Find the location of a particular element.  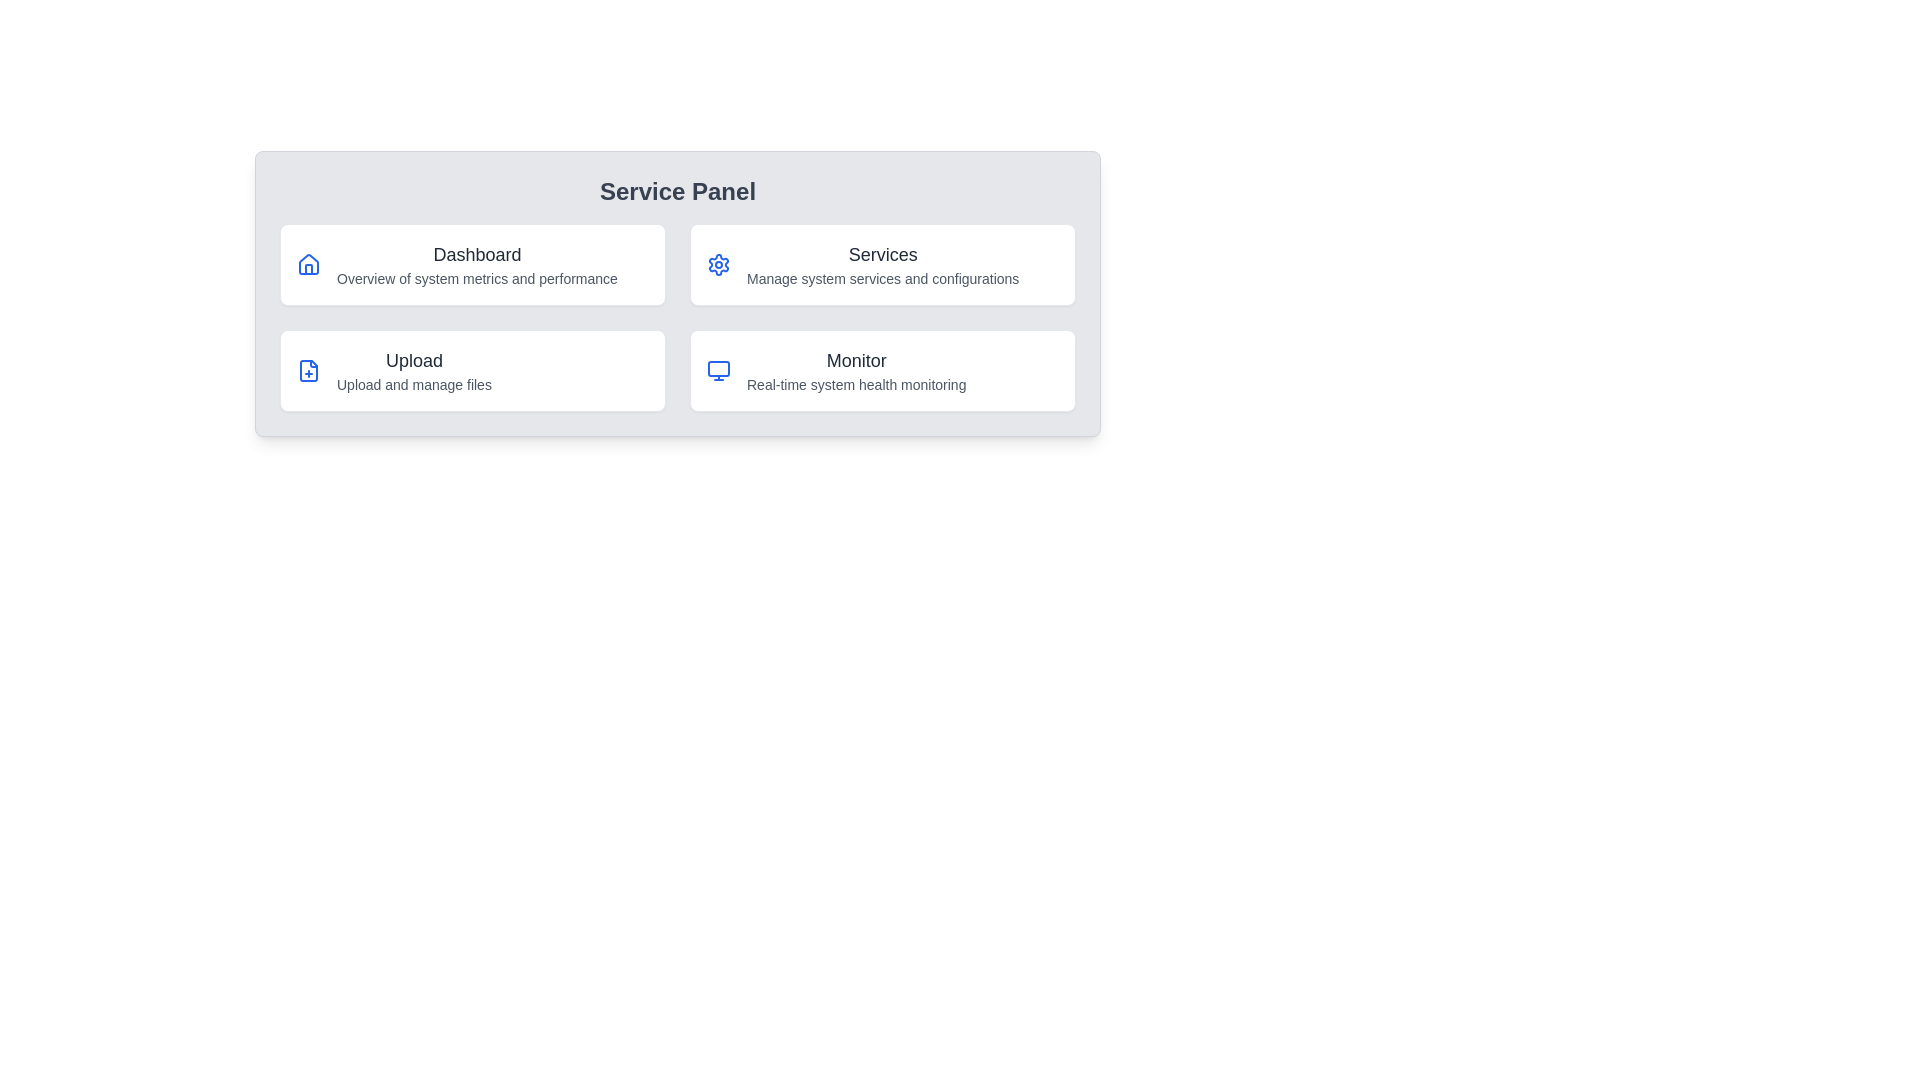

context provided by the 'Services' management text block located in the upper-right of the control panel, above the 'Monitor' section is located at coordinates (882, 264).